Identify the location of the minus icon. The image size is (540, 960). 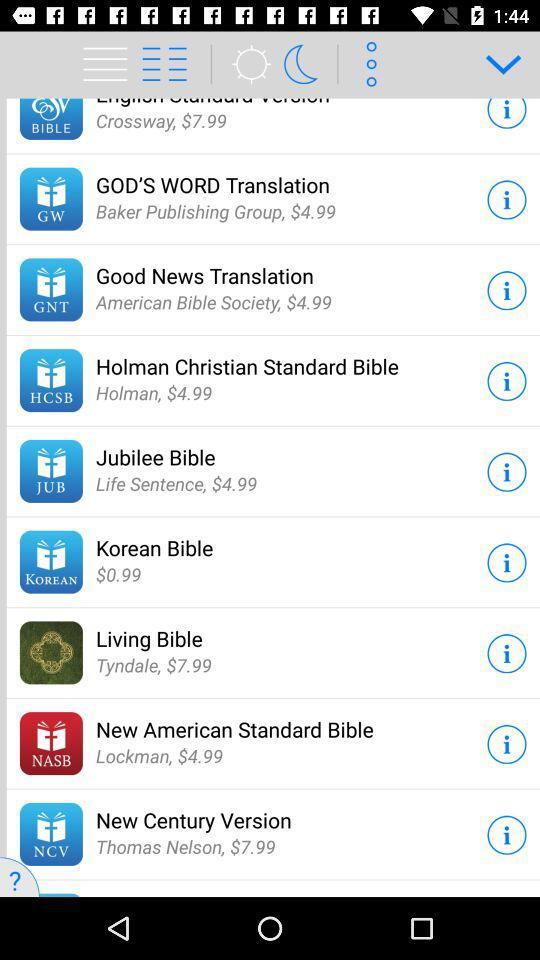
(473, 876).